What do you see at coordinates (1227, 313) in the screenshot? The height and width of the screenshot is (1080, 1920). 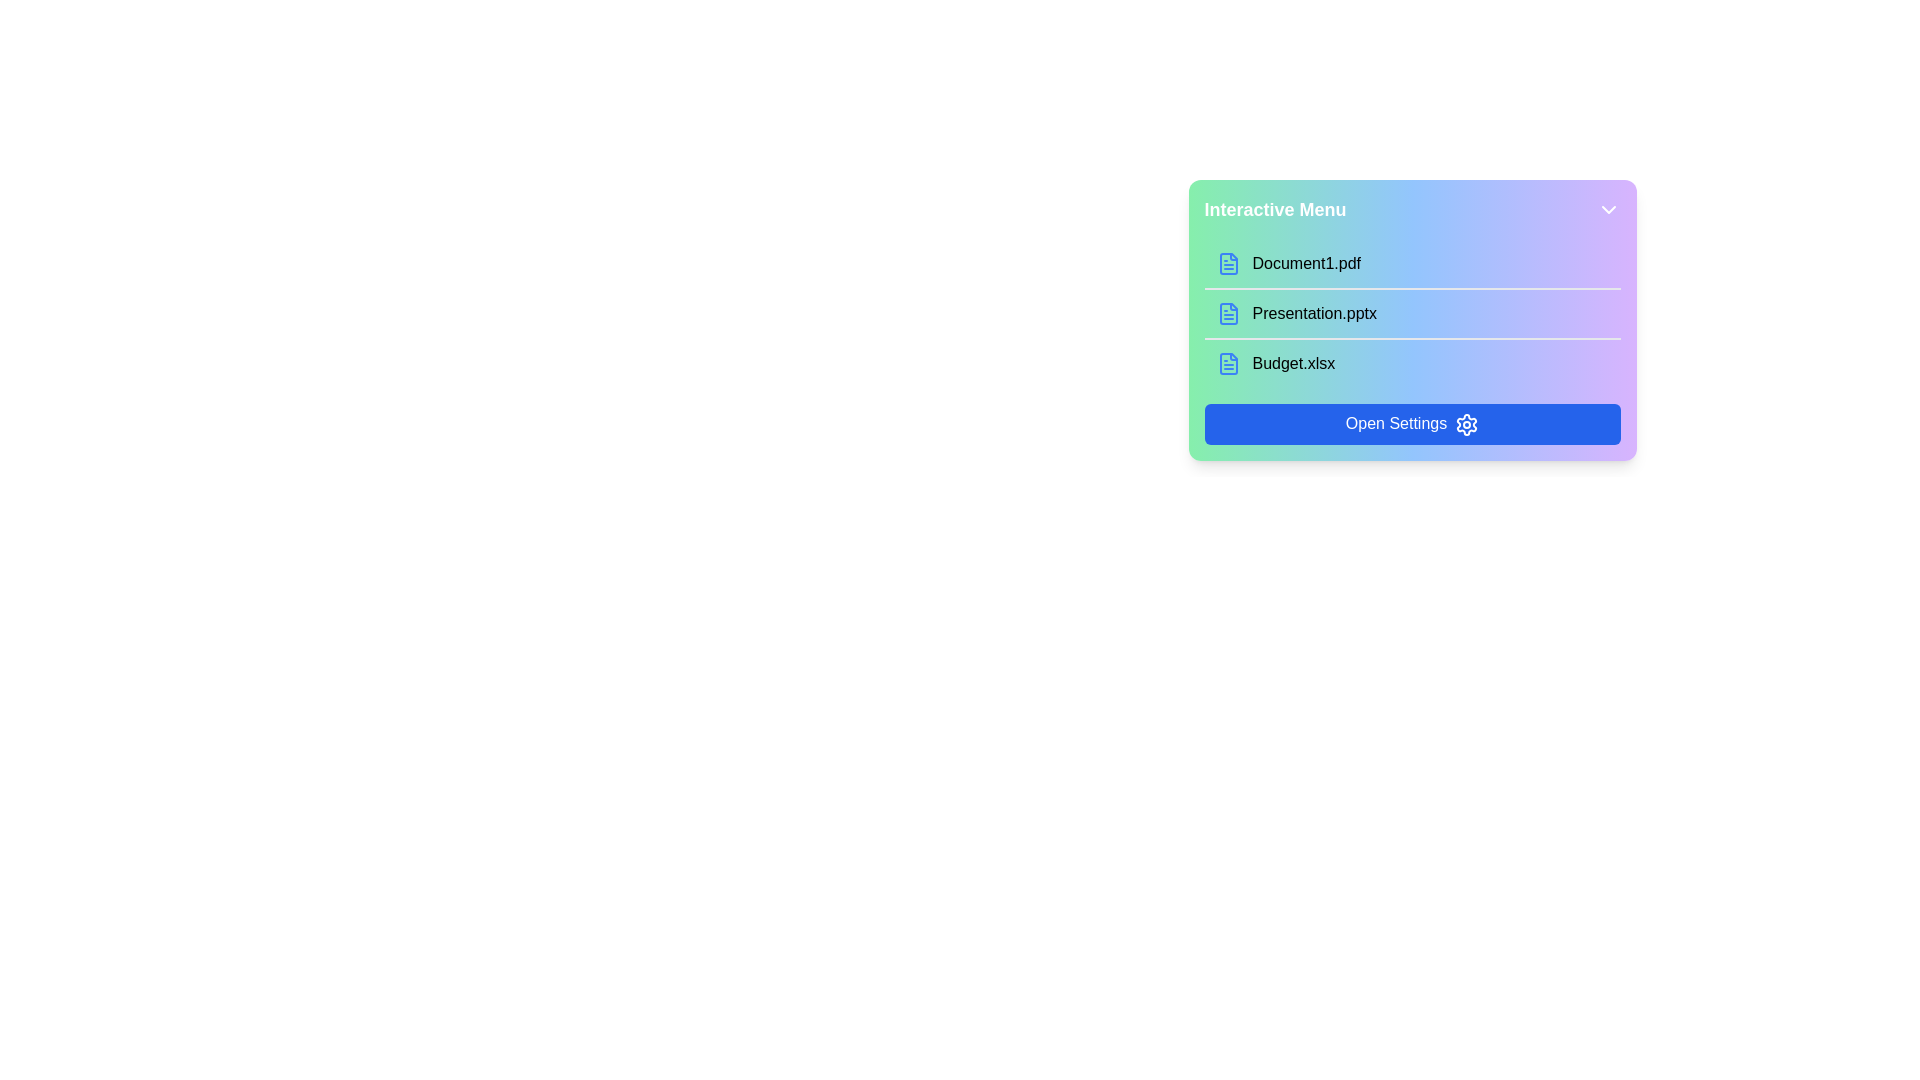 I see `the icon representing the 'Presentation.pptx' file located in the second list item of the 'Interactive Menu'` at bounding box center [1227, 313].